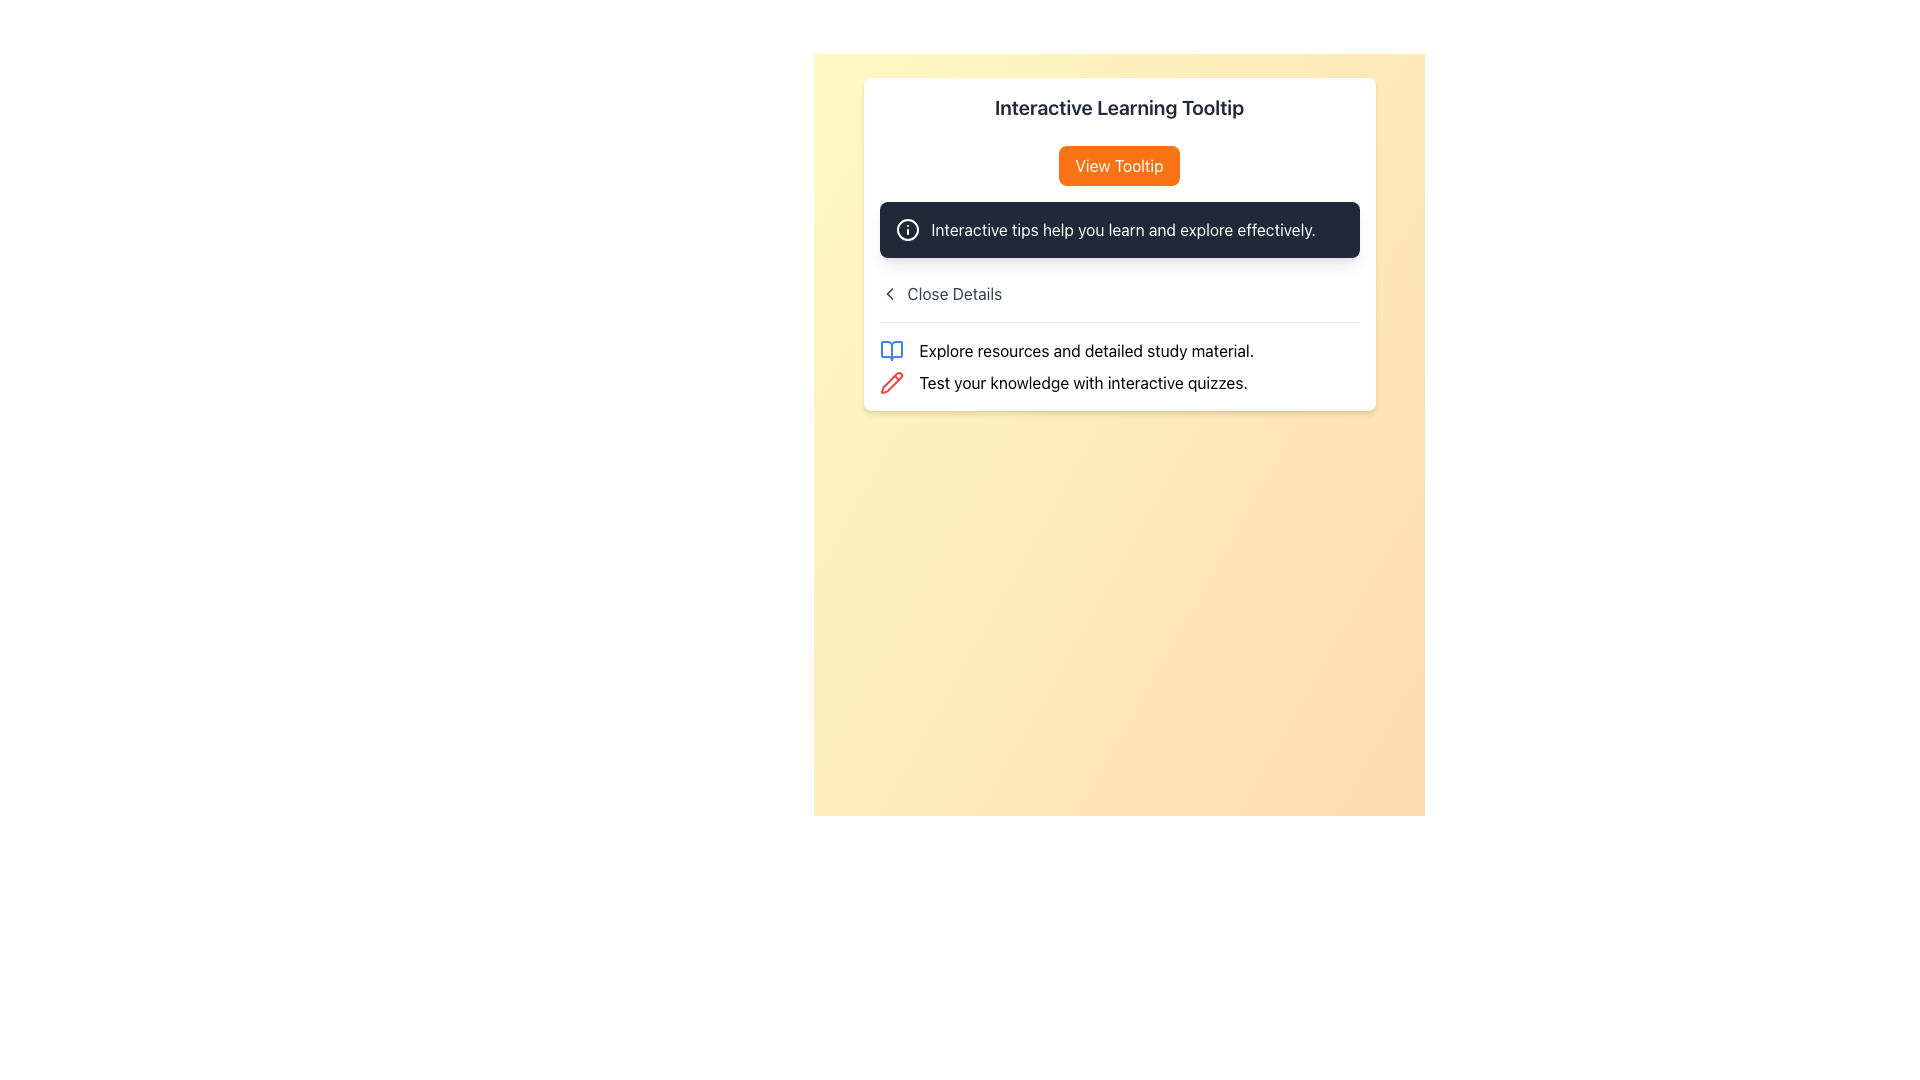 Image resolution: width=1920 pixels, height=1080 pixels. I want to click on the pencil icon that symbolizes an editing function, located to the left of the text 'Test your knowledge with interactive quizzes.', so click(890, 382).